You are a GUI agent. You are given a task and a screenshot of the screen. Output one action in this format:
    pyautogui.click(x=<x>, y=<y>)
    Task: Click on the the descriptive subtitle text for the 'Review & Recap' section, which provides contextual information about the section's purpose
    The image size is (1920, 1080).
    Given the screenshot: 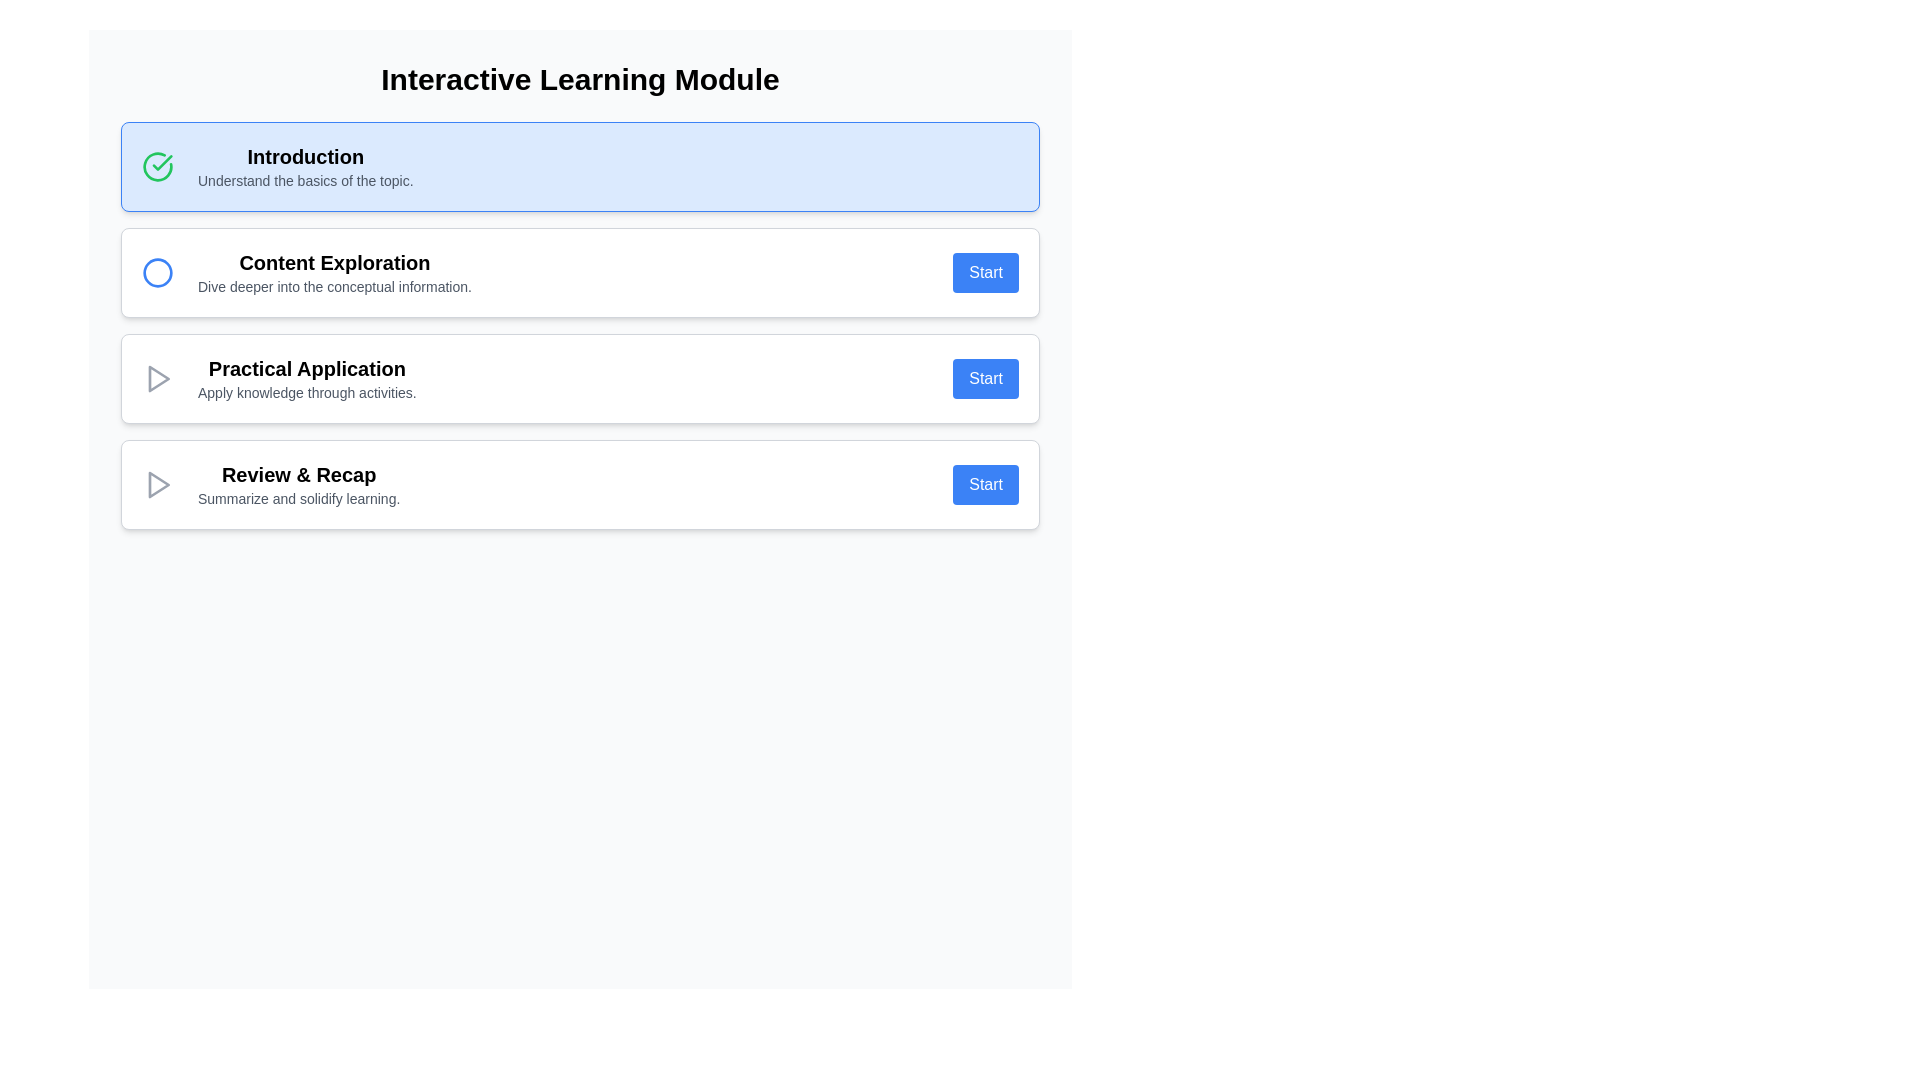 What is the action you would take?
    pyautogui.click(x=298, y=497)
    